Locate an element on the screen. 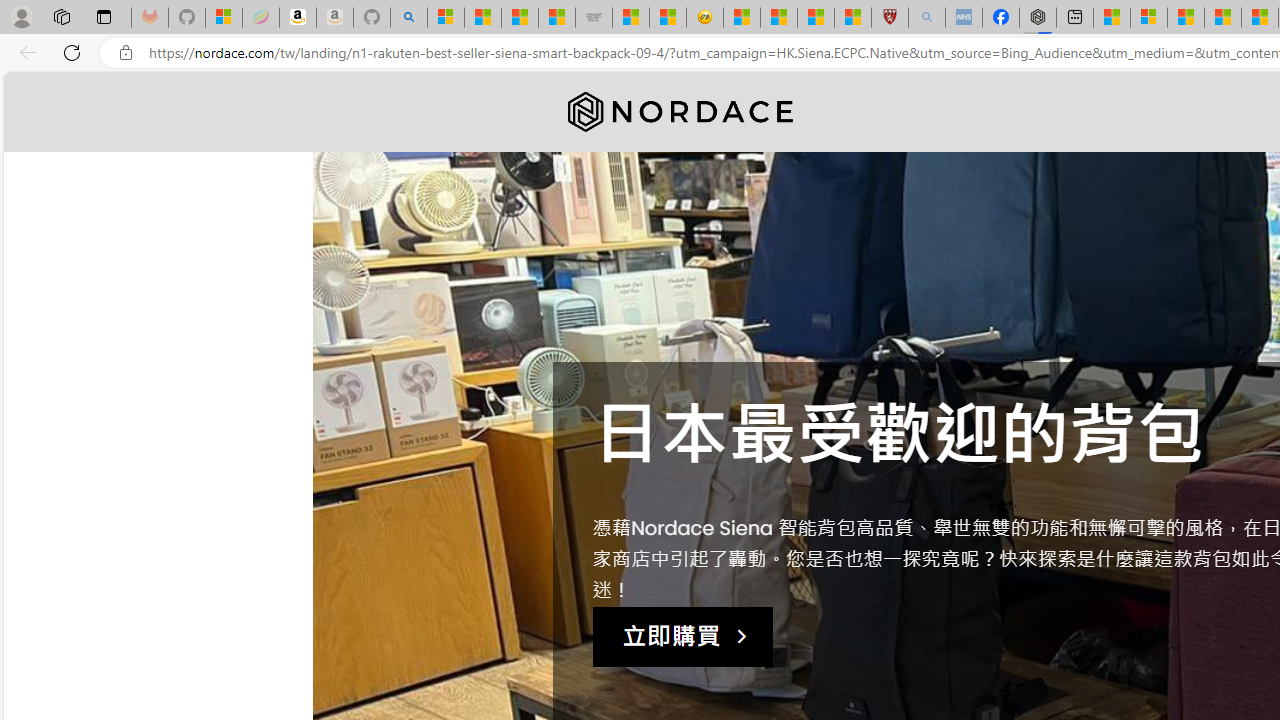  'Robert H. Shmerling, MD - Harvard Health' is located at coordinates (888, 17).